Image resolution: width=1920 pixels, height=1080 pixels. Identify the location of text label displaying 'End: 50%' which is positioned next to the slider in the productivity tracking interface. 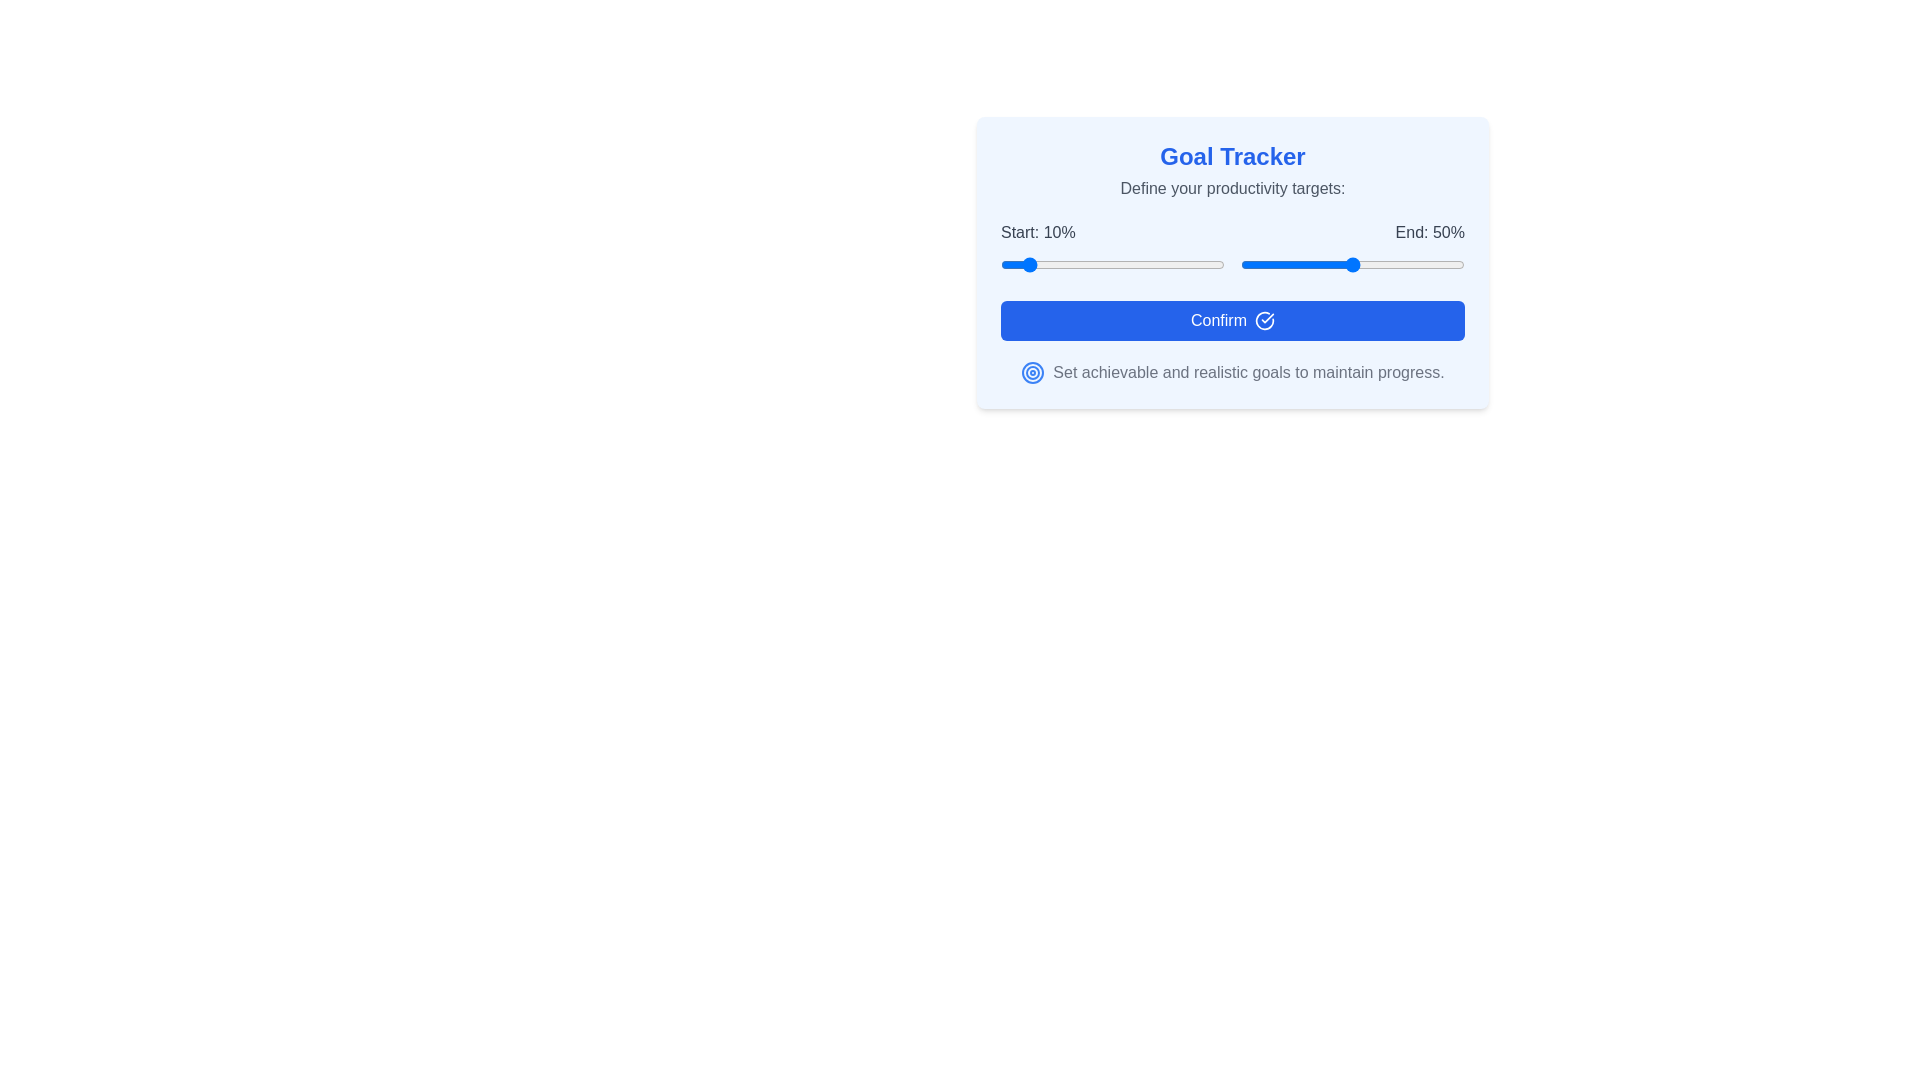
(1429, 231).